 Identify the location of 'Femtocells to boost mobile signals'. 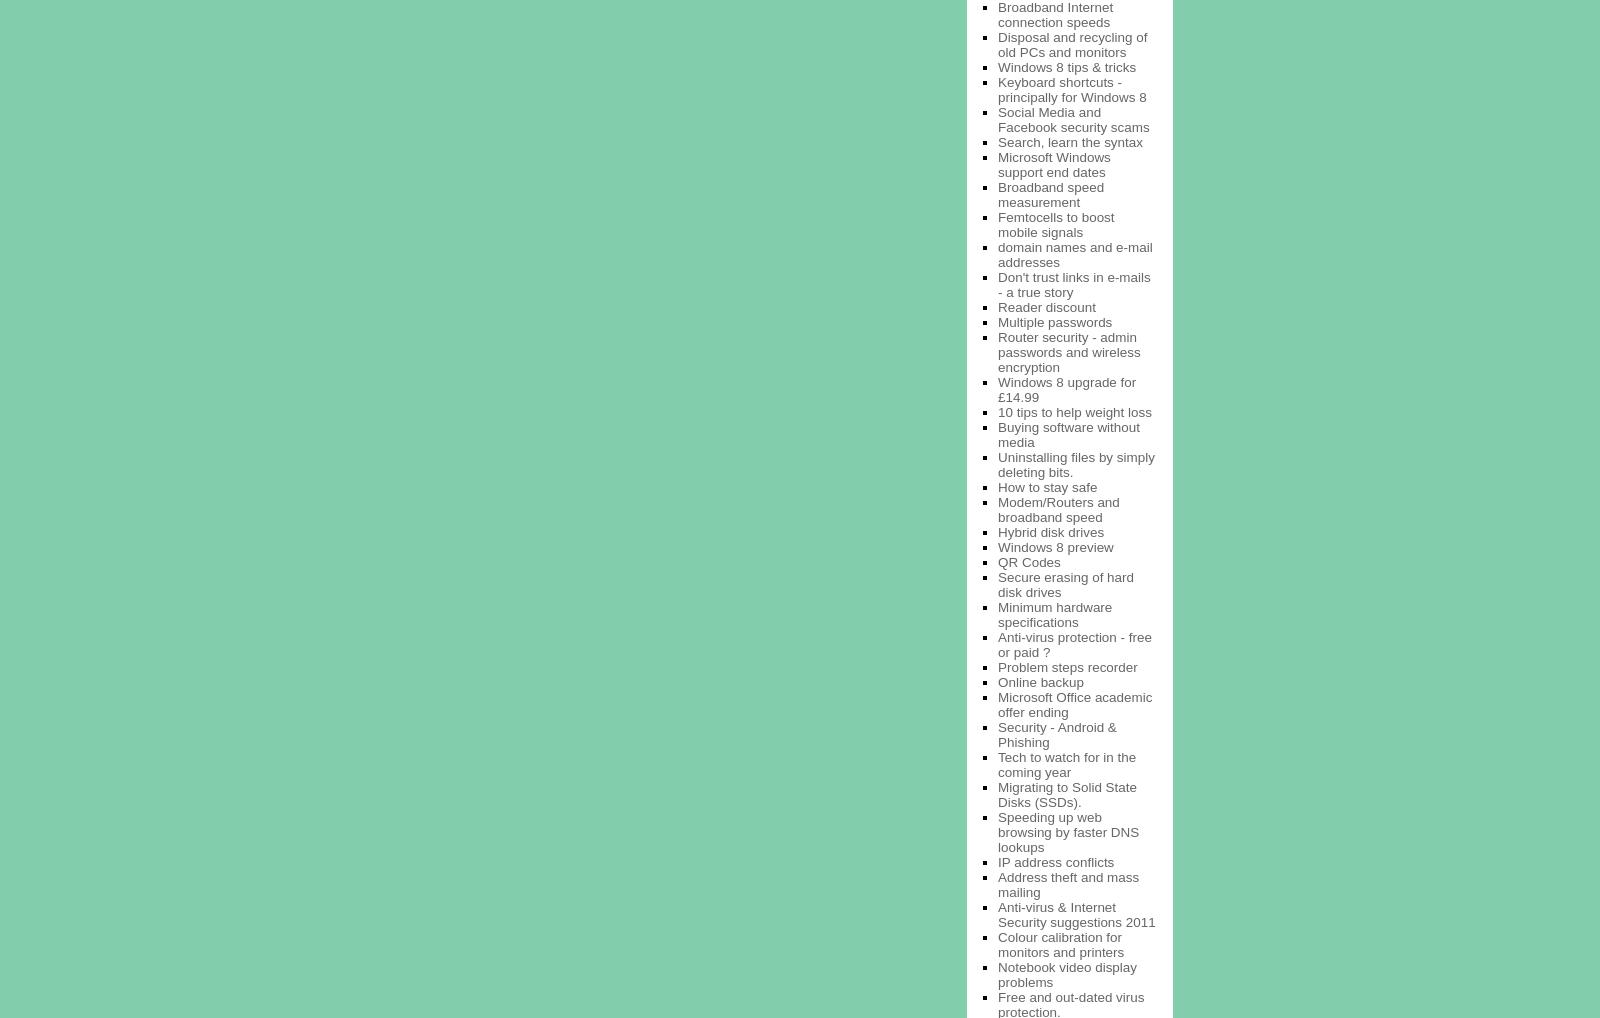
(997, 222).